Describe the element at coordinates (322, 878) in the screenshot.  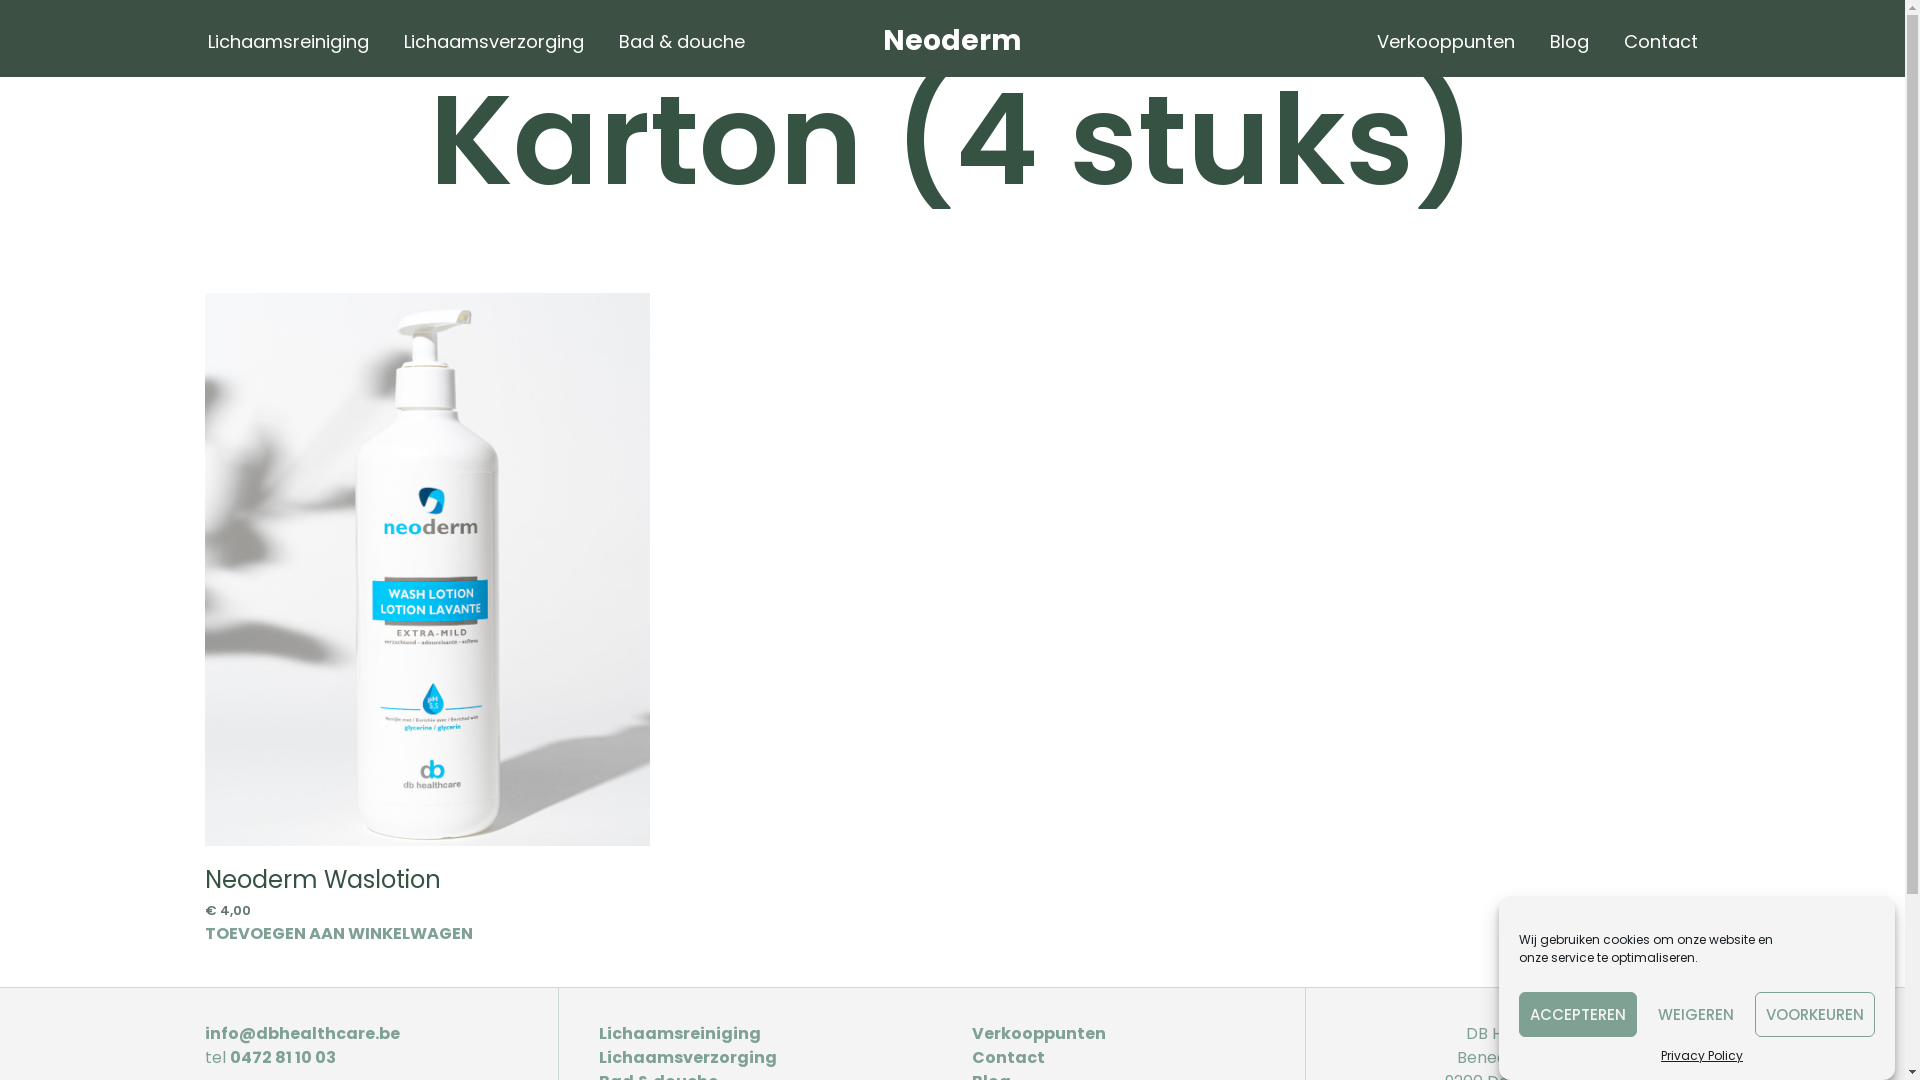
I see `'Neoderm Waslotion'` at that location.